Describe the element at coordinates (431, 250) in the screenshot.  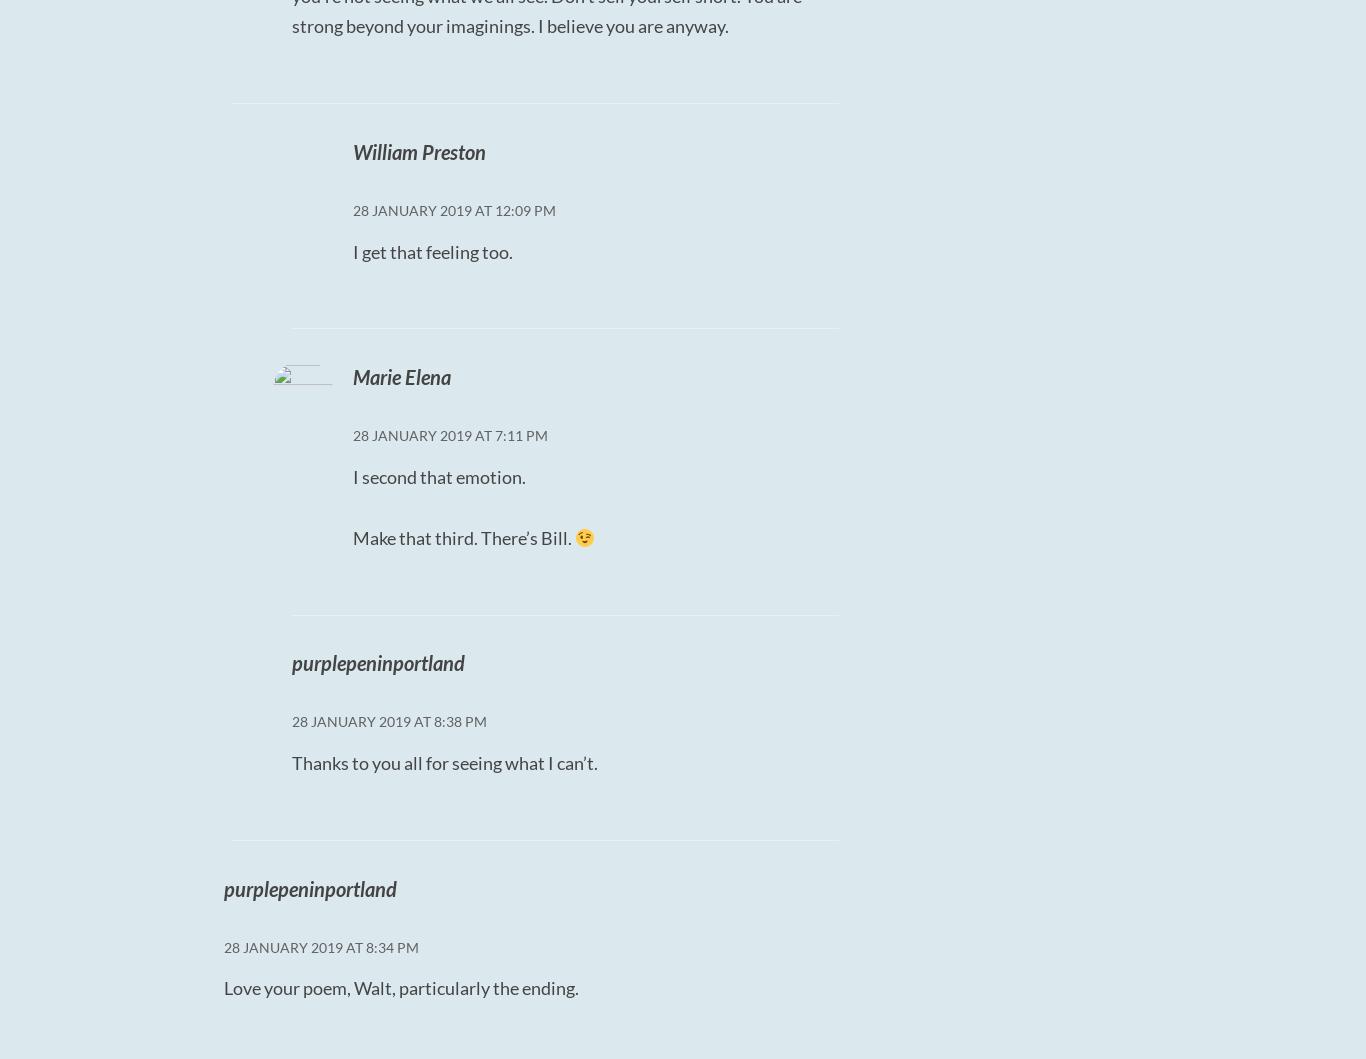
I see `'I get that feeling too.'` at that location.